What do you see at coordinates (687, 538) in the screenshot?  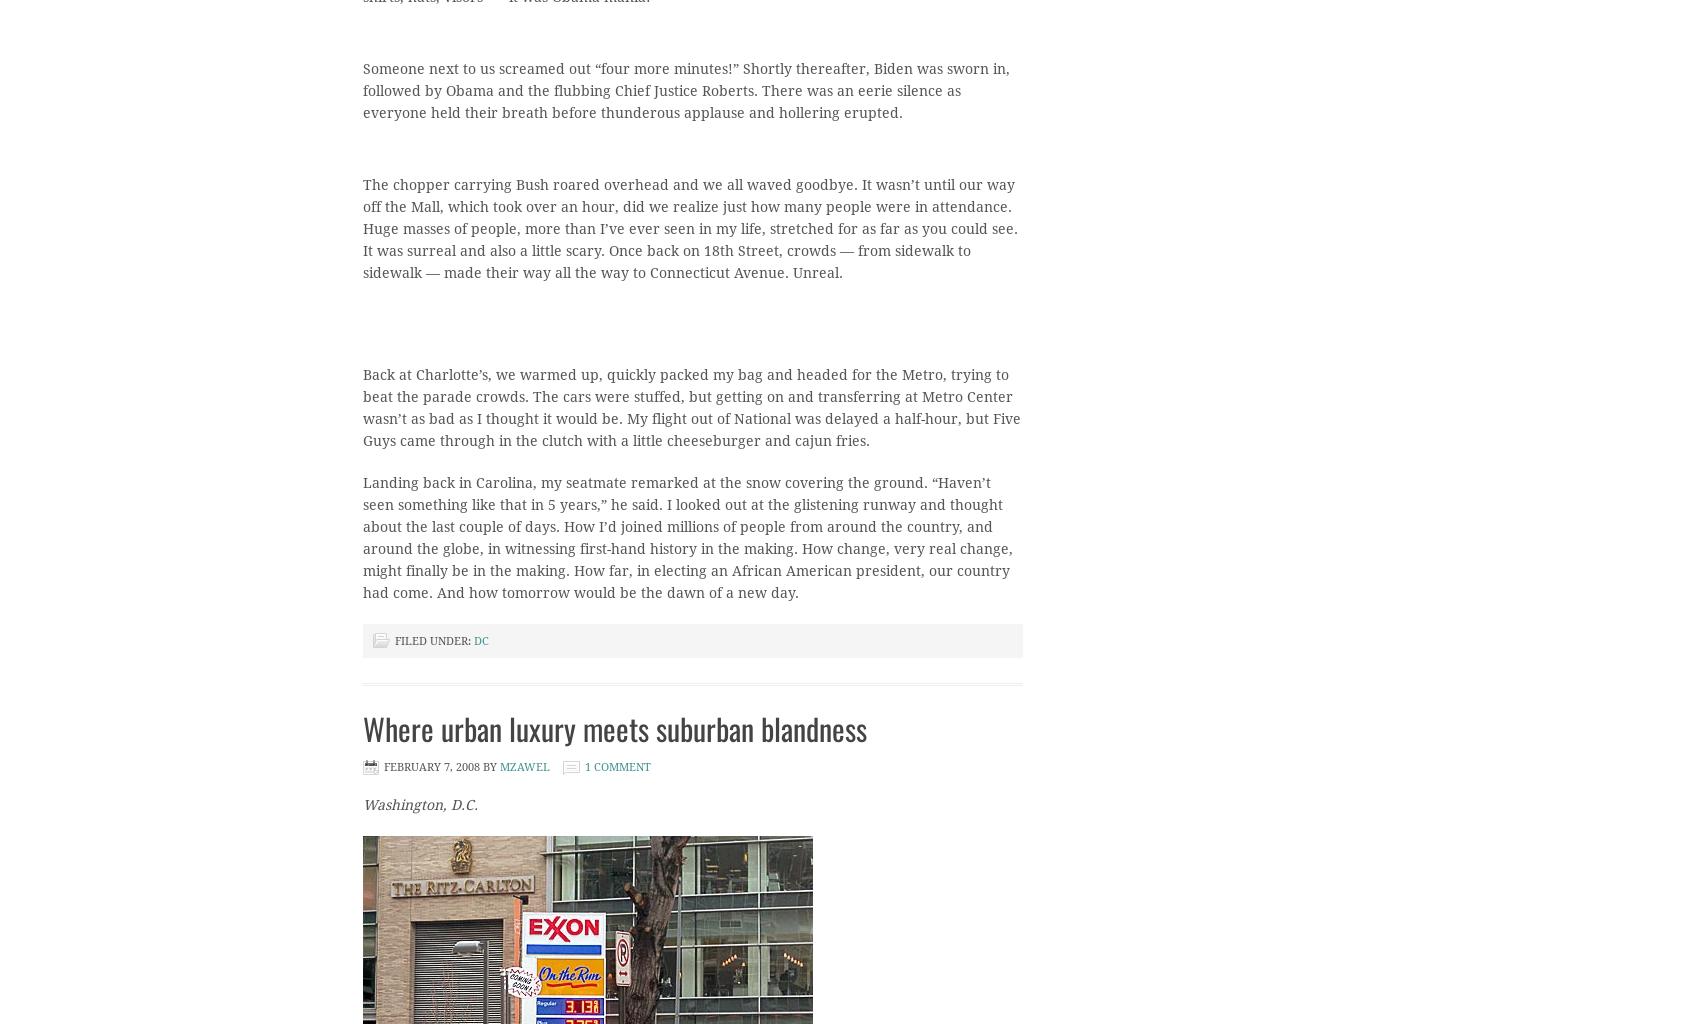 I see `'Landing back in Carolina, my seatmate remarked at the snow covering the ground. “Haven’t seen something like that in 5 years,” he said. I looked out at the glistening runway and thought about the last couple of days. How I’d joined millions of people from around the country, and around the globe, in witnessing first-hand history in the making. How change, very real change, might finally be in the making. How far, in electing an African American president, our country had come. And how tomorrow would be the dawn of a new day.'` at bounding box center [687, 538].